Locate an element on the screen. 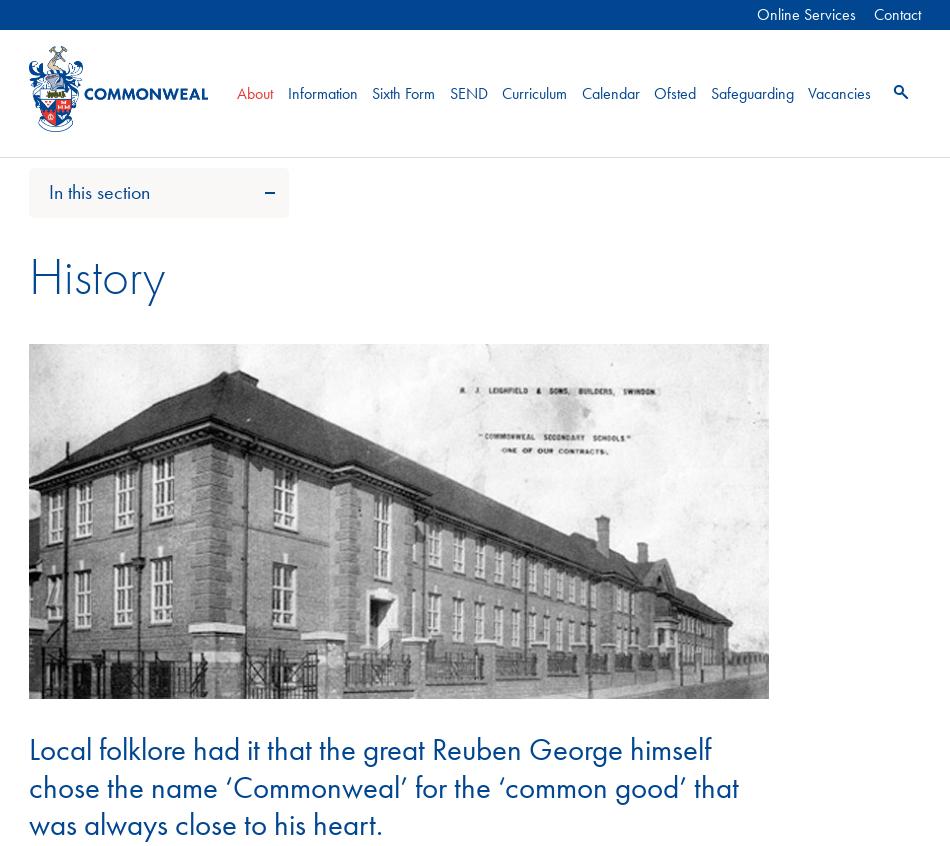 The height and width of the screenshot is (846, 950). 'Sixth Form' is located at coordinates (402, 92).